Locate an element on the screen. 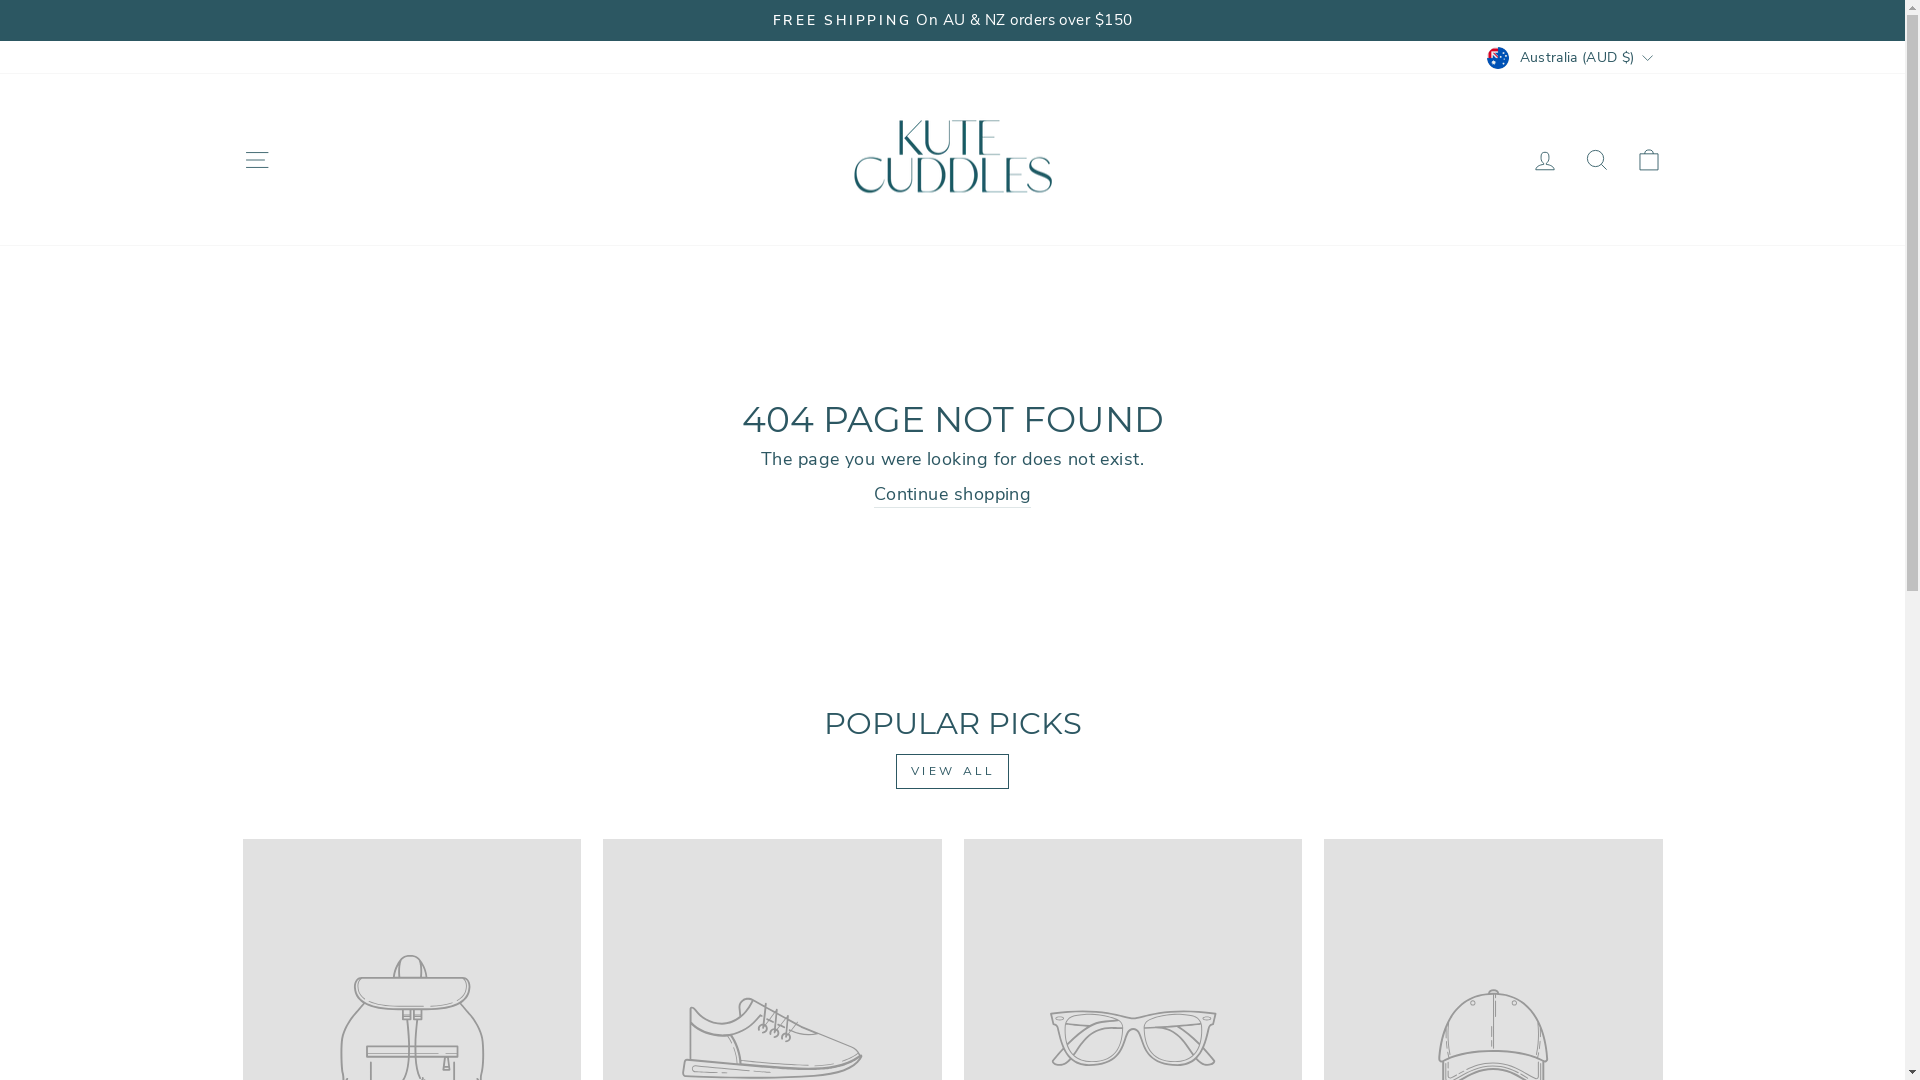 This screenshot has width=1920, height=1080. 'Continue shopping' is located at coordinates (952, 494).